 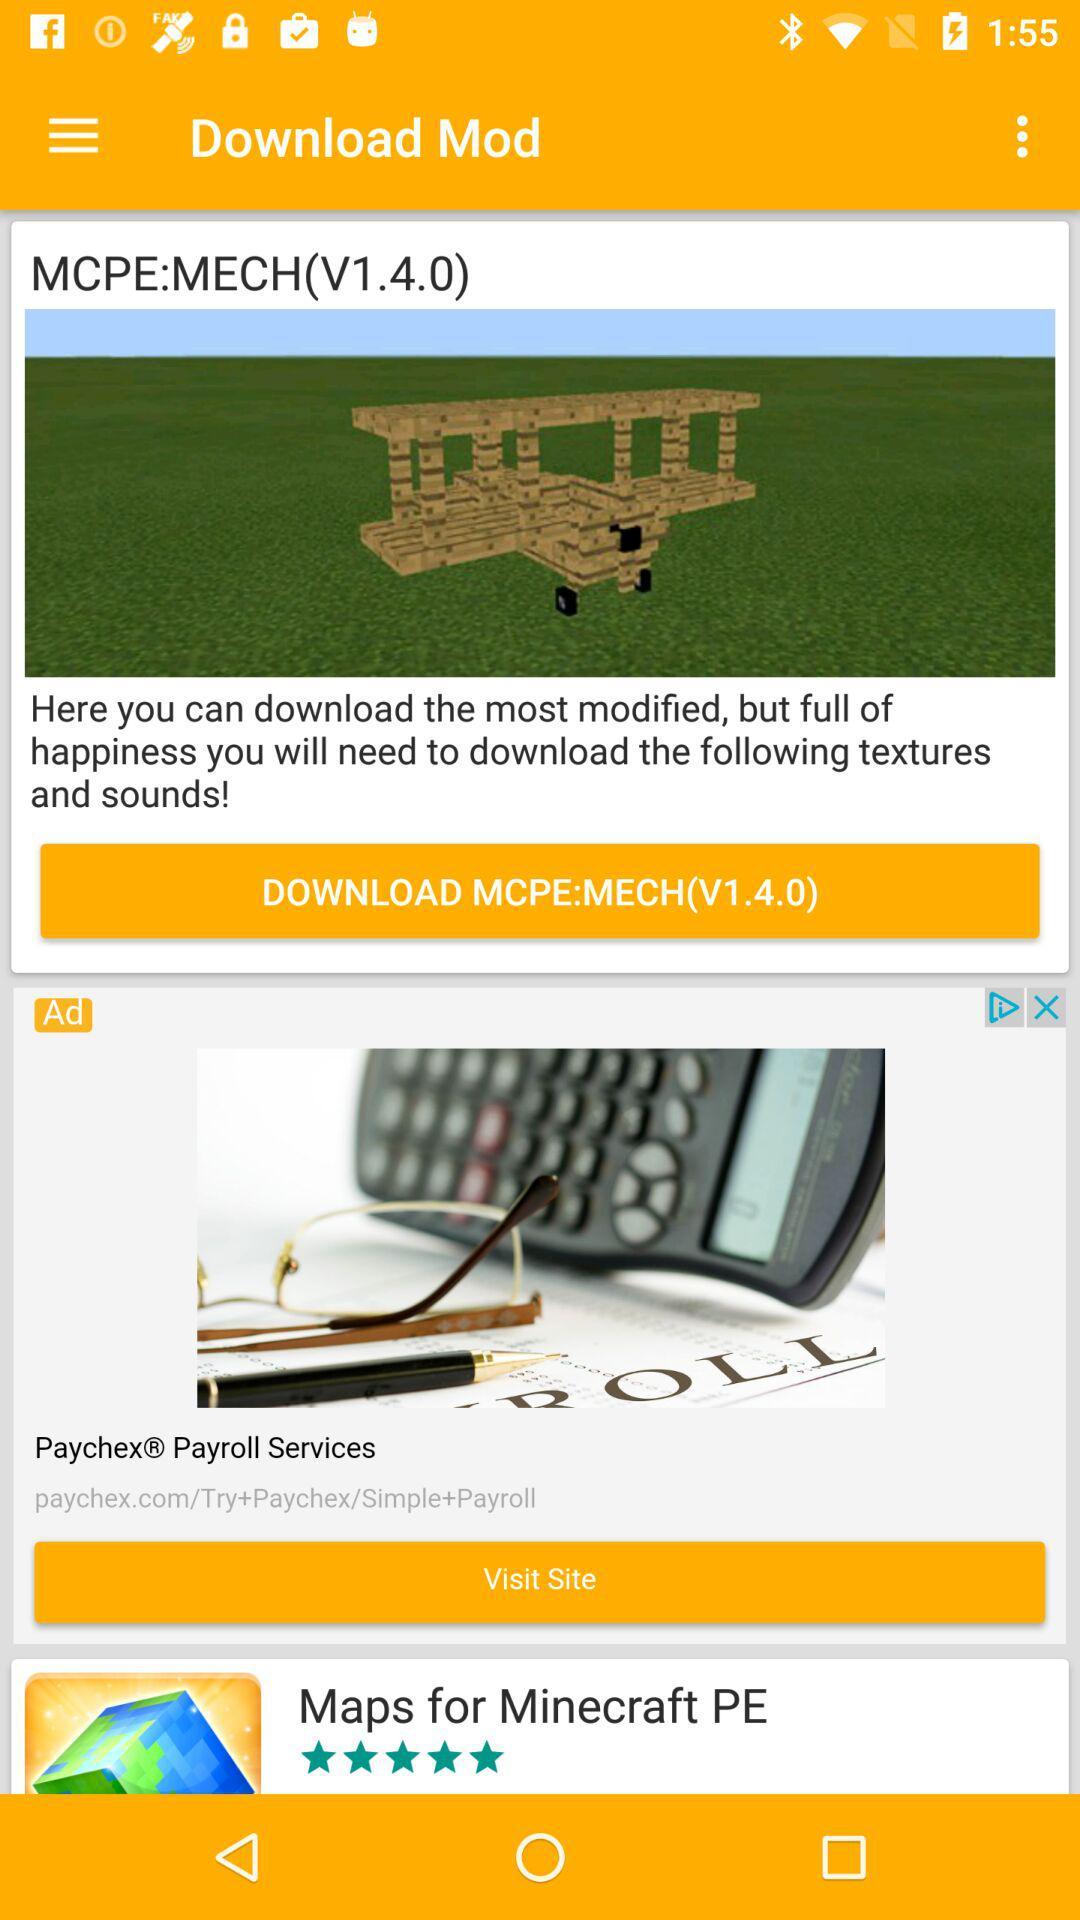 What do you see at coordinates (538, 1315) in the screenshot?
I see `explore the advertised website` at bounding box center [538, 1315].